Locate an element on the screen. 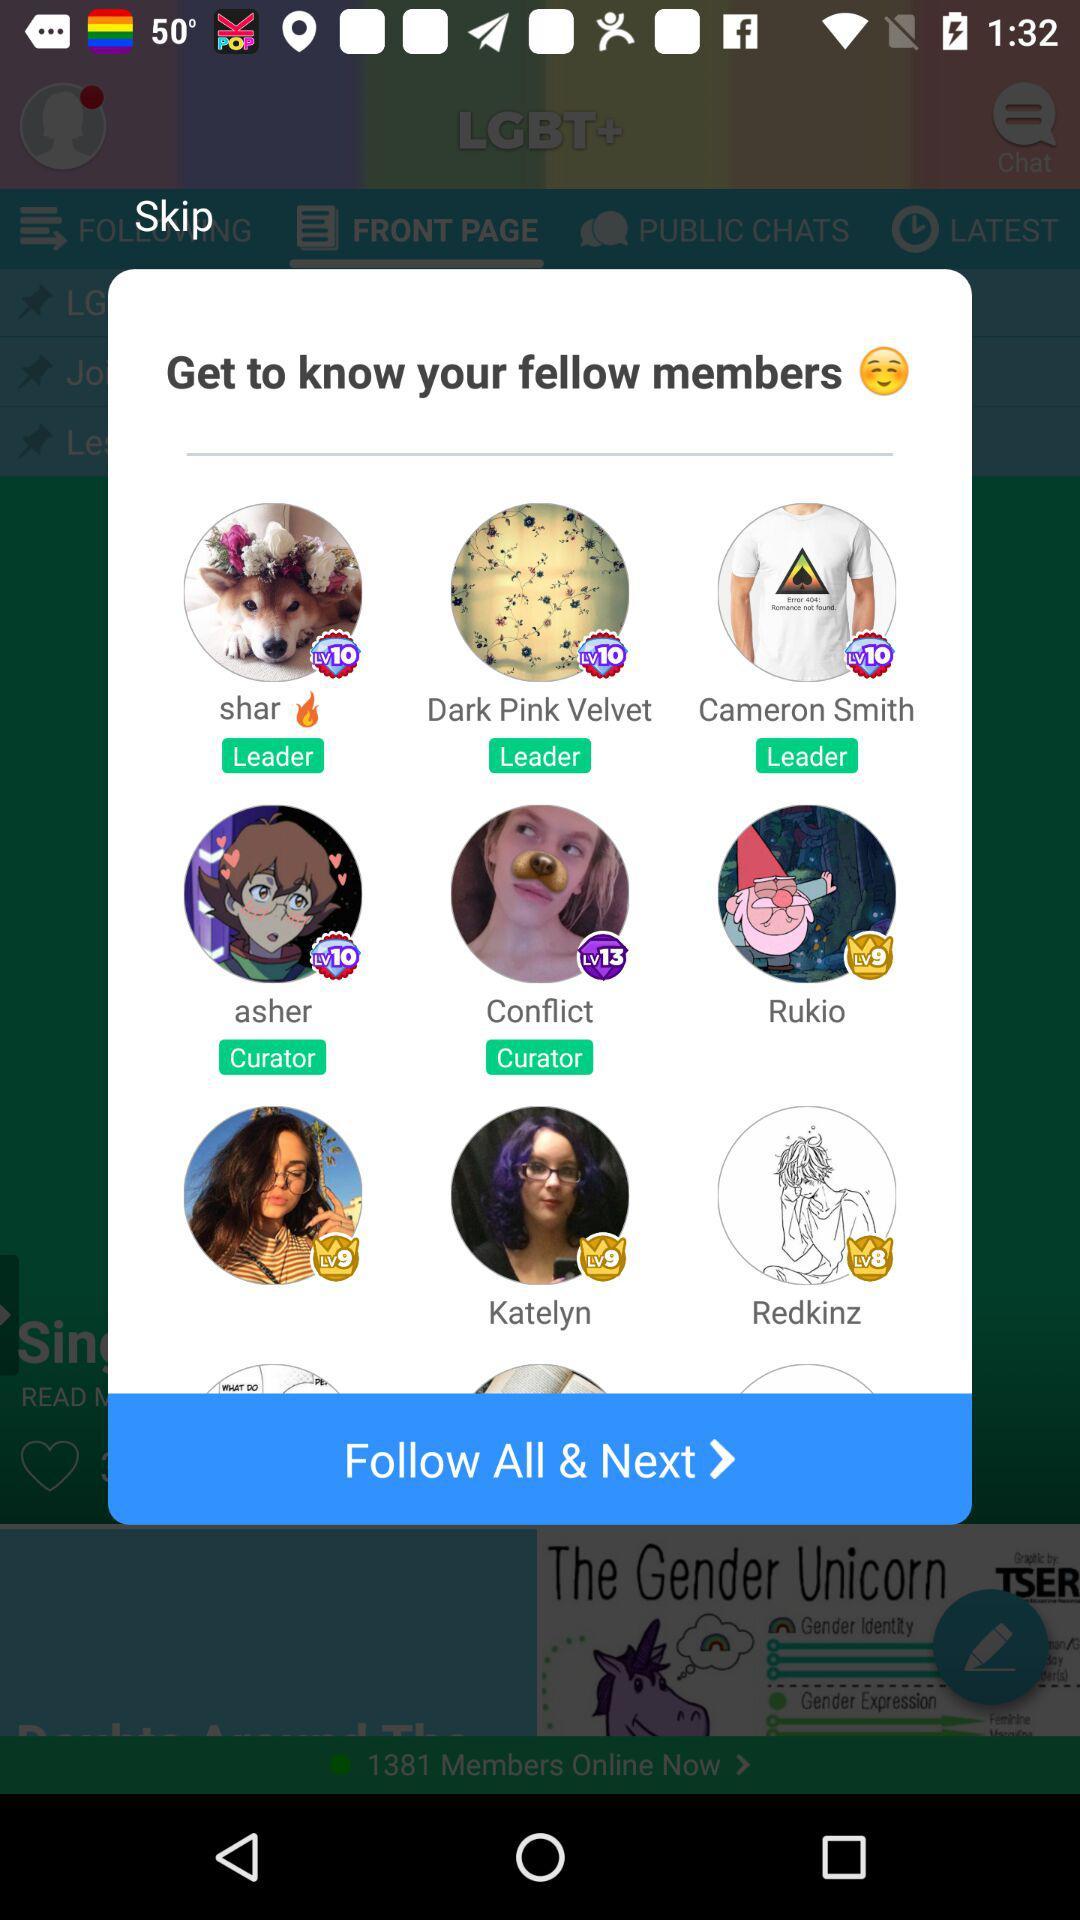 Image resolution: width=1080 pixels, height=1920 pixels. follow all and next  icon is located at coordinates (540, 1459).